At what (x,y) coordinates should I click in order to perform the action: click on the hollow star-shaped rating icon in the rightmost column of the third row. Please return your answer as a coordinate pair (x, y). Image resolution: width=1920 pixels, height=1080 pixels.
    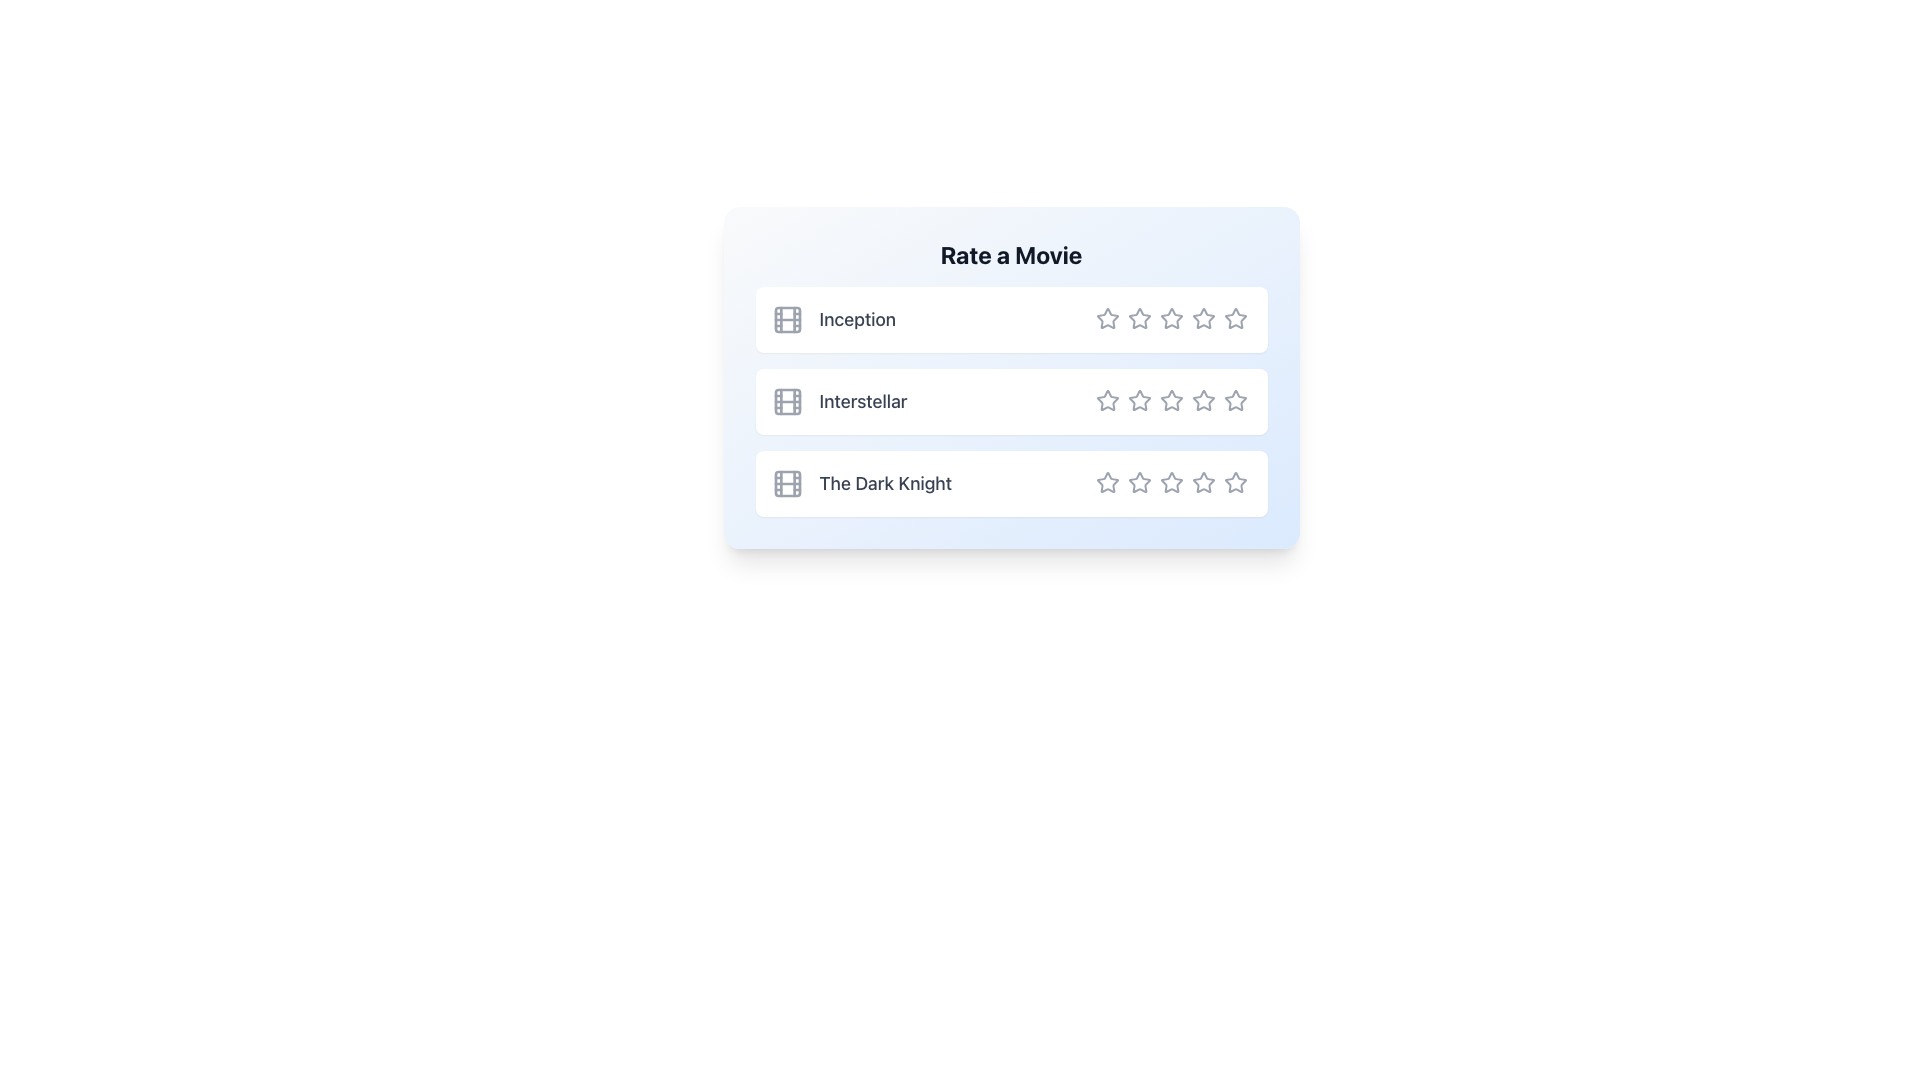
    Looking at the image, I should click on (1234, 482).